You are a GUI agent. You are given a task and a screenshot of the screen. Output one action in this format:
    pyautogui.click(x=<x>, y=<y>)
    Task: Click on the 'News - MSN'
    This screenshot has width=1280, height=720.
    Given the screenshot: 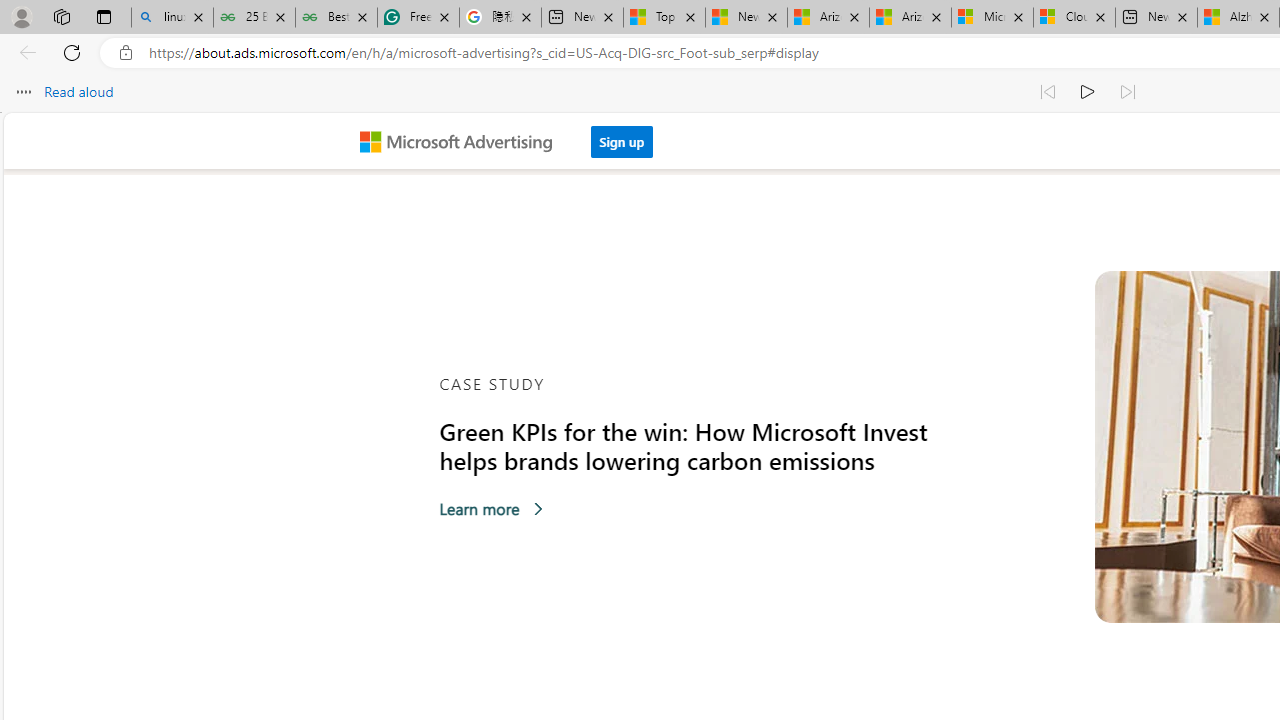 What is the action you would take?
    pyautogui.click(x=745, y=17)
    